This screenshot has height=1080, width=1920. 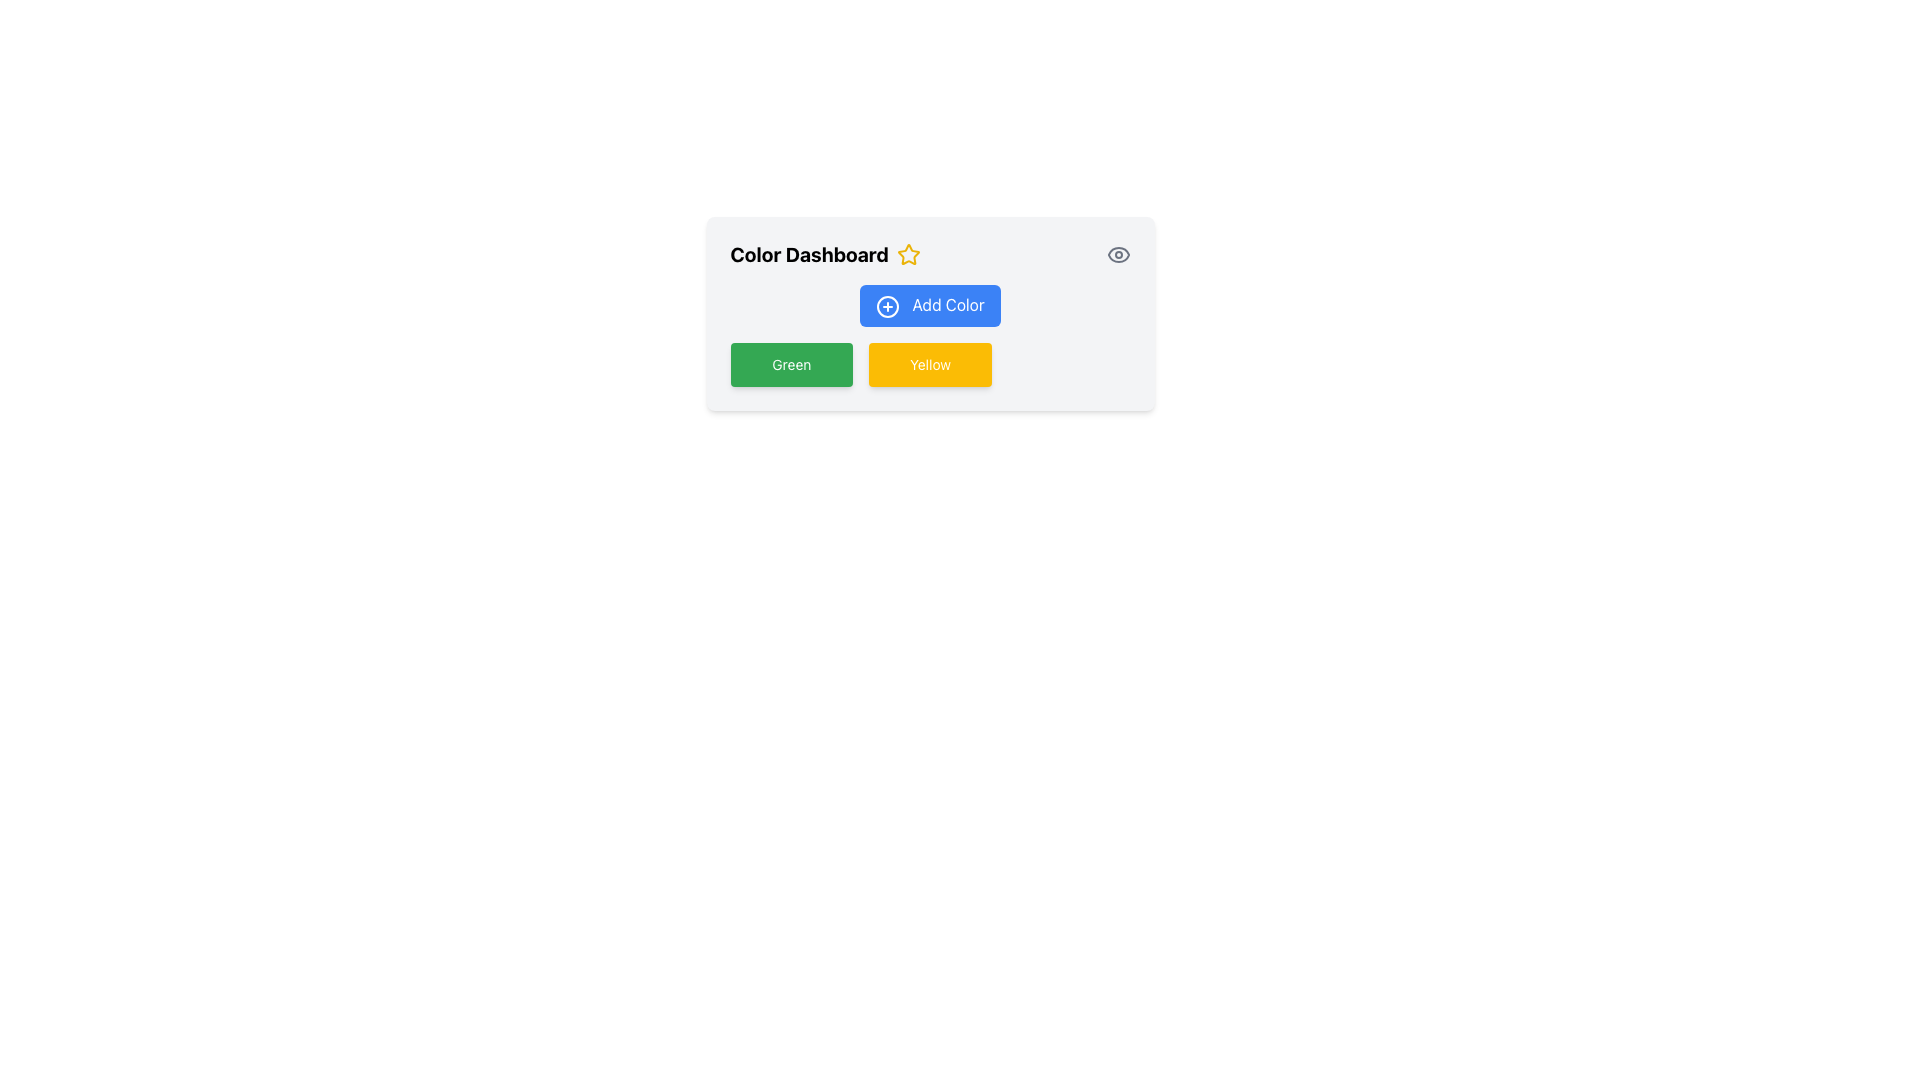 What do you see at coordinates (887, 306) in the screenshot?
I see `the circular icon with a bordered outline and an inner cross, which is located to the left of the 'Add Color' text within the blue button` at bounding box center [887, 306].